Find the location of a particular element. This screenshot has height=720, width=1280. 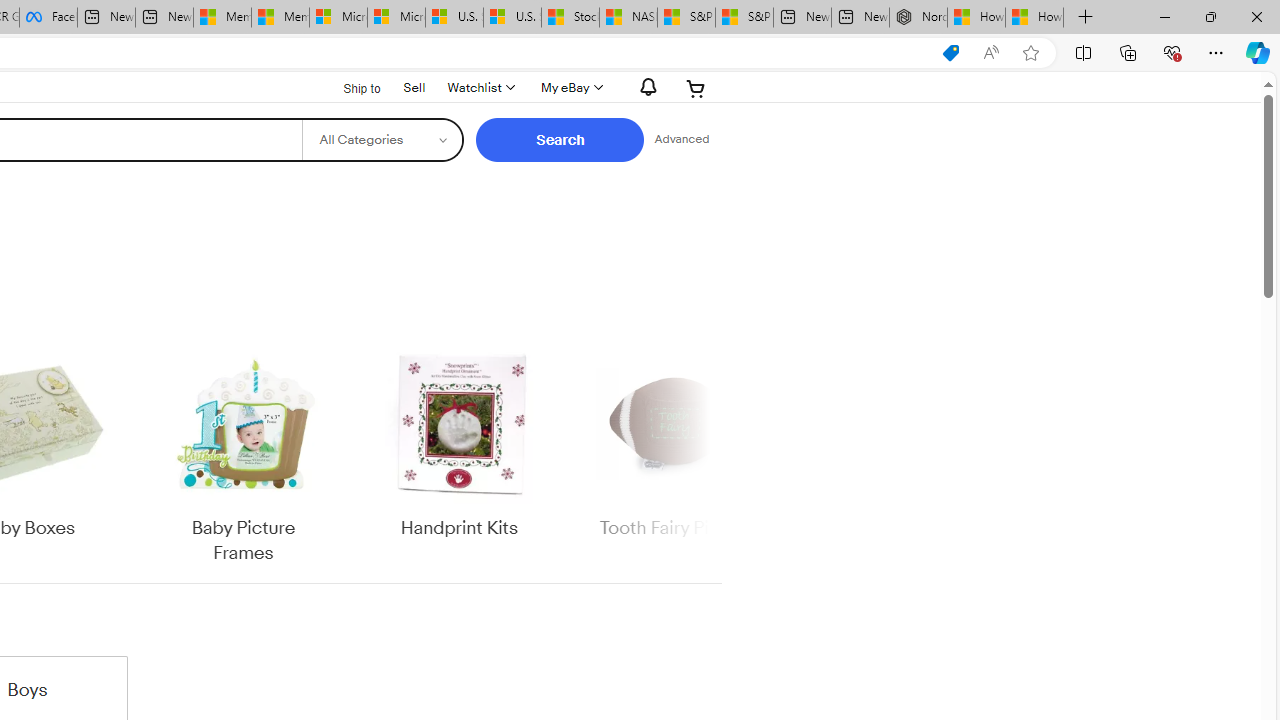

'My eBay' is located at coordinates (569, 87).